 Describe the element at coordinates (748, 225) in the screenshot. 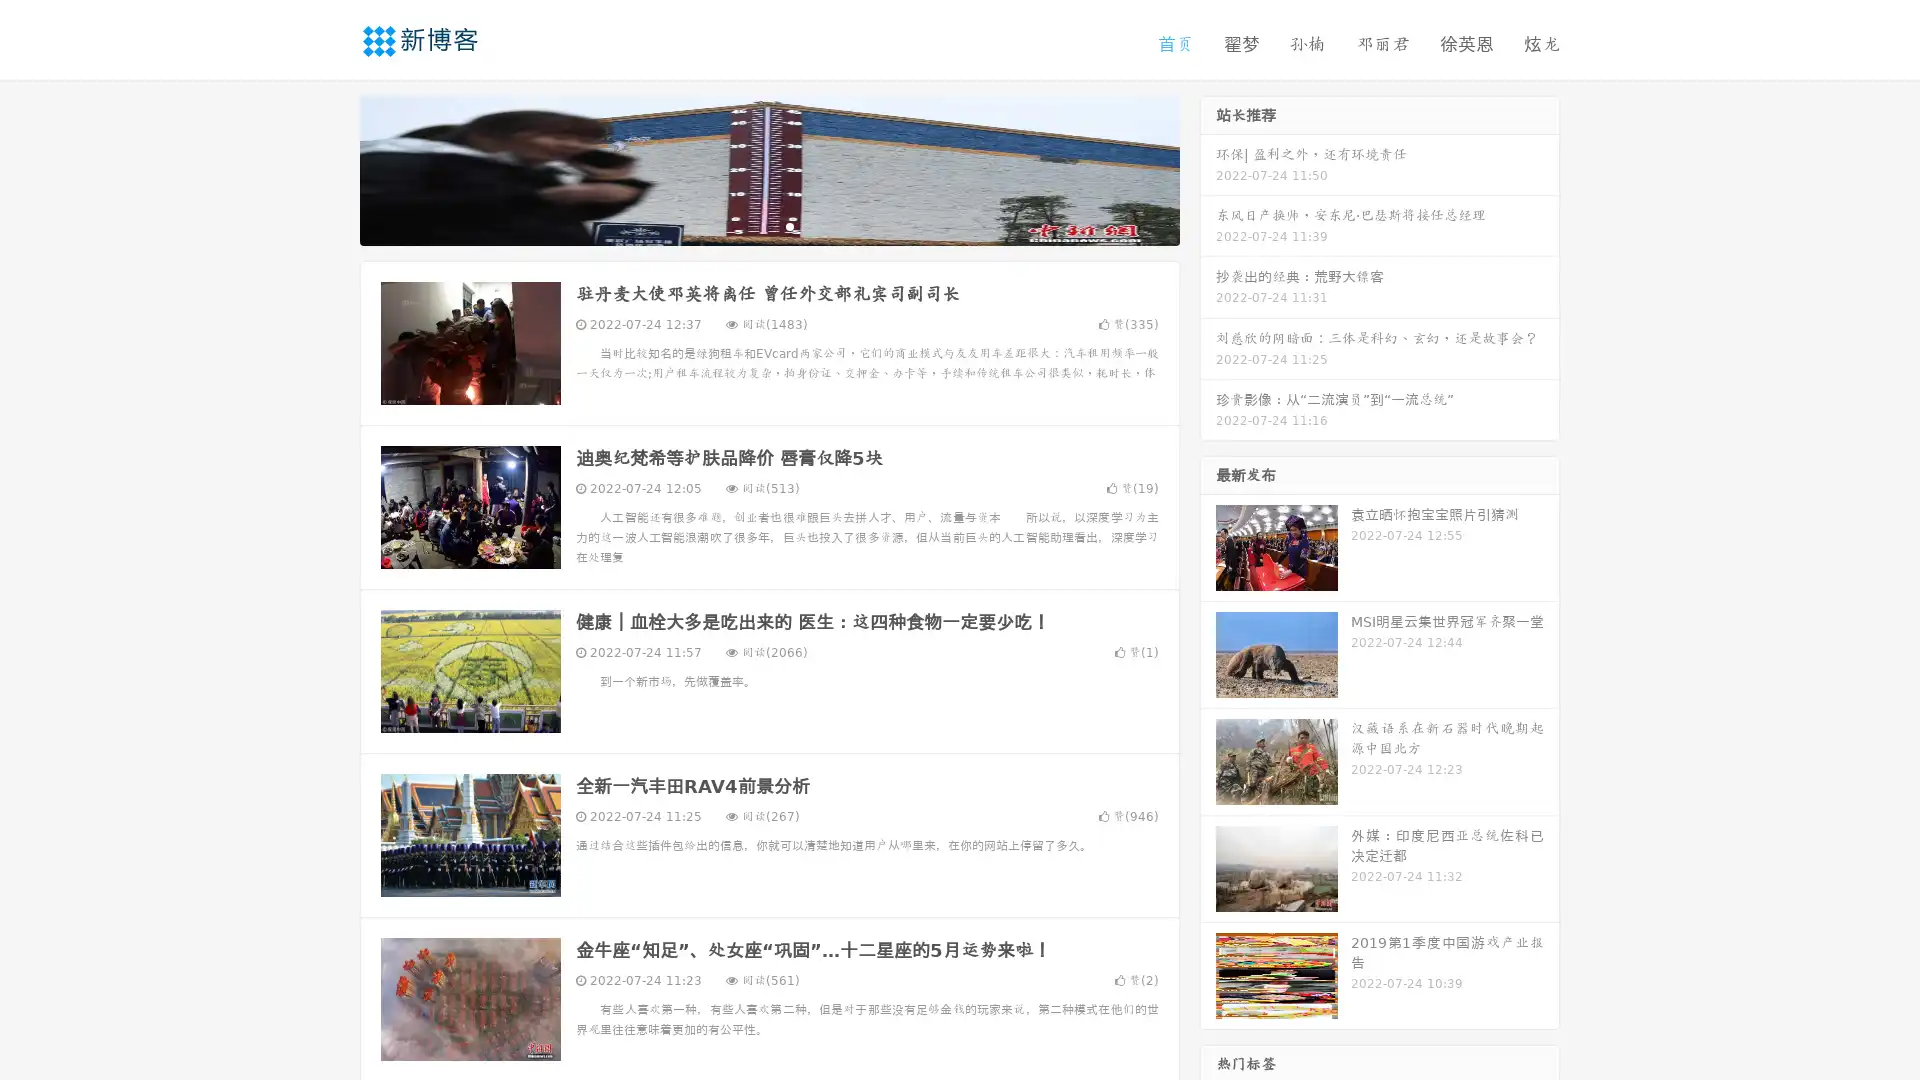

I see `Go to slide 1` at that location.